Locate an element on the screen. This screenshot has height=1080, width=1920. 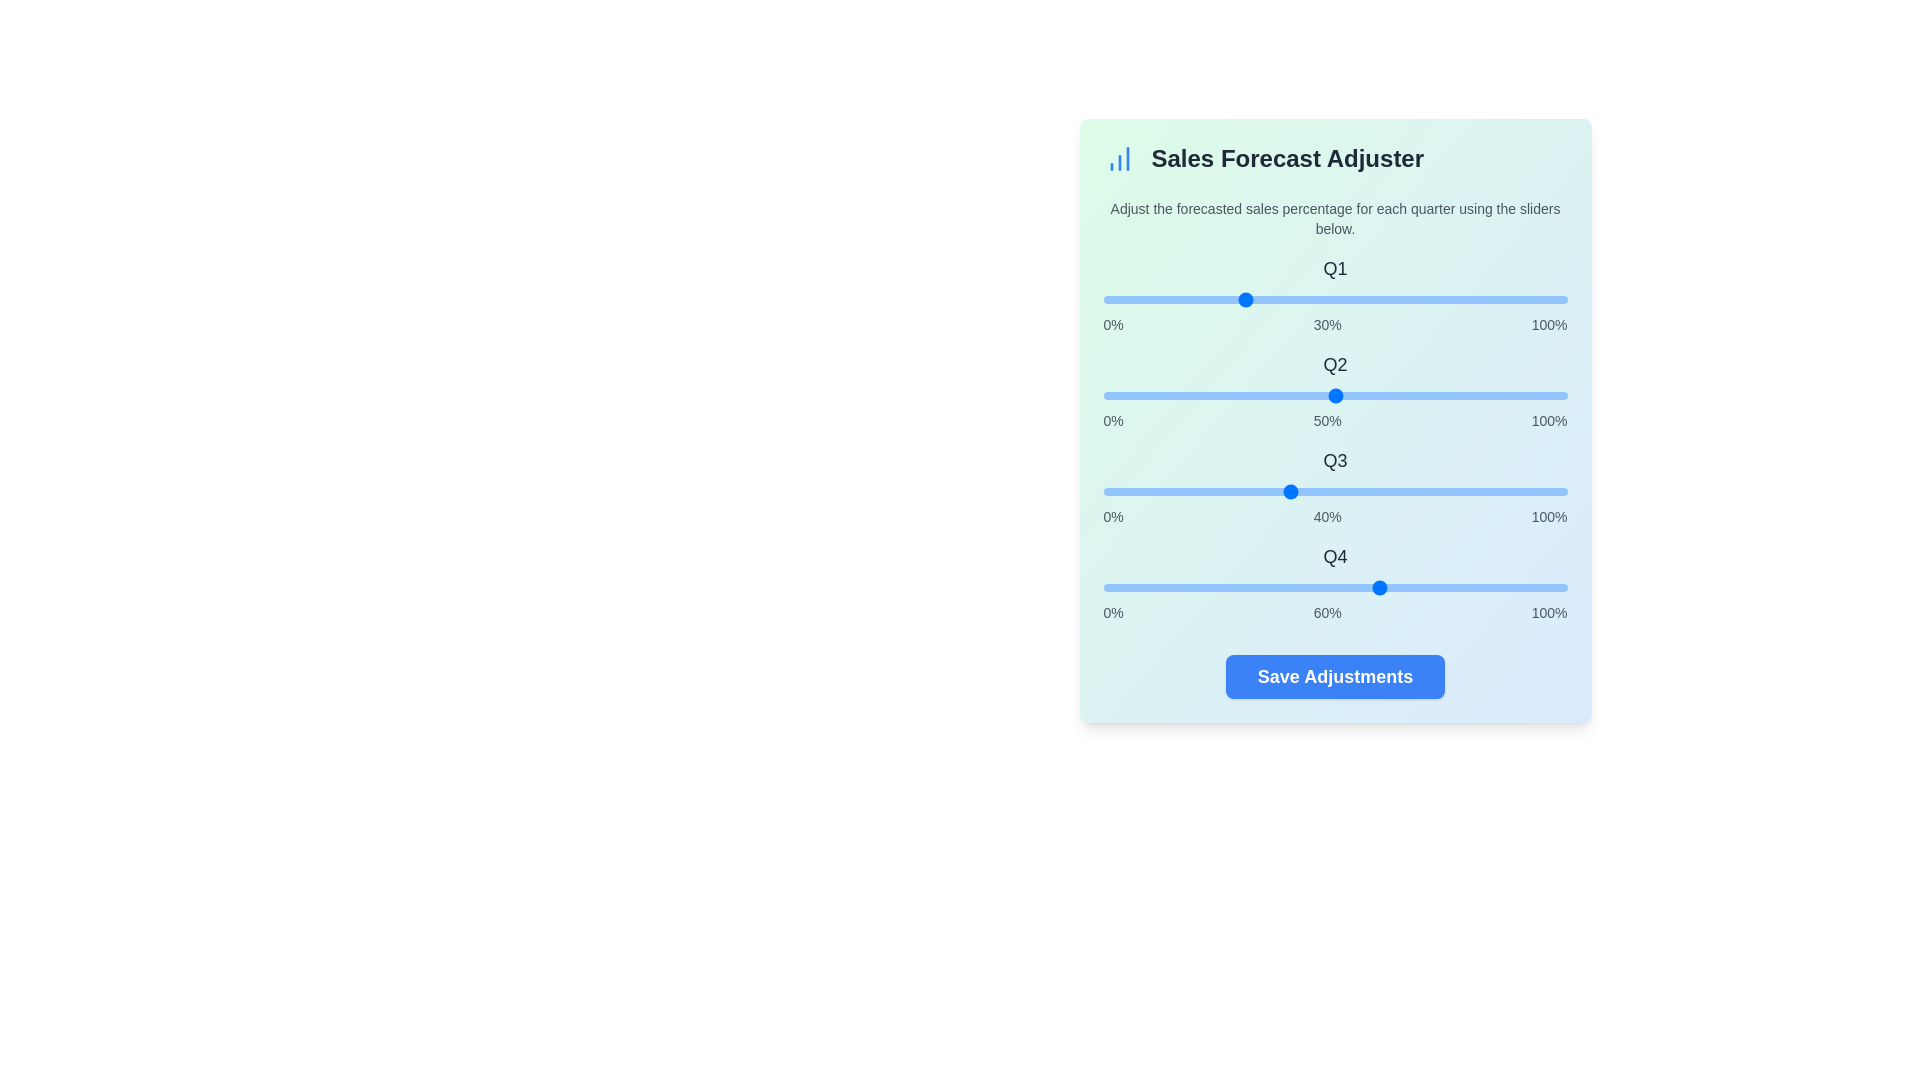
the 'Save Adjustments' button to save the changes is located at coordinates (1335, 676).